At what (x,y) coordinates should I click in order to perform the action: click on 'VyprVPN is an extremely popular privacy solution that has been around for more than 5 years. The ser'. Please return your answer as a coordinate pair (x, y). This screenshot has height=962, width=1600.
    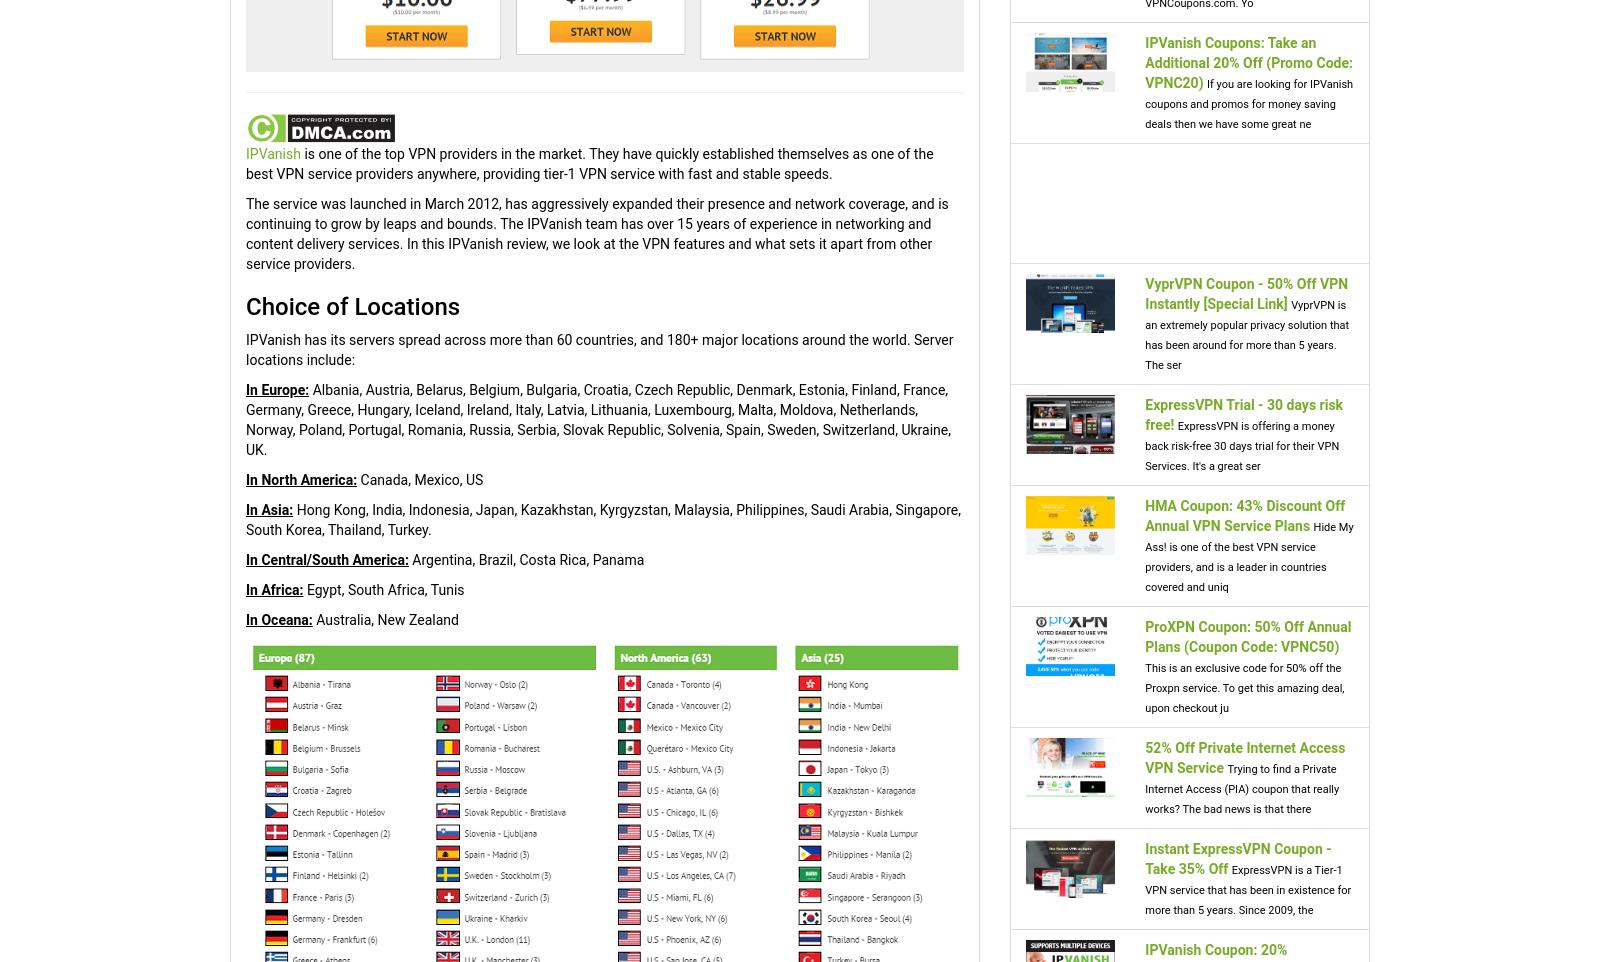
    Looking at the image, I should click on (1246, 333).